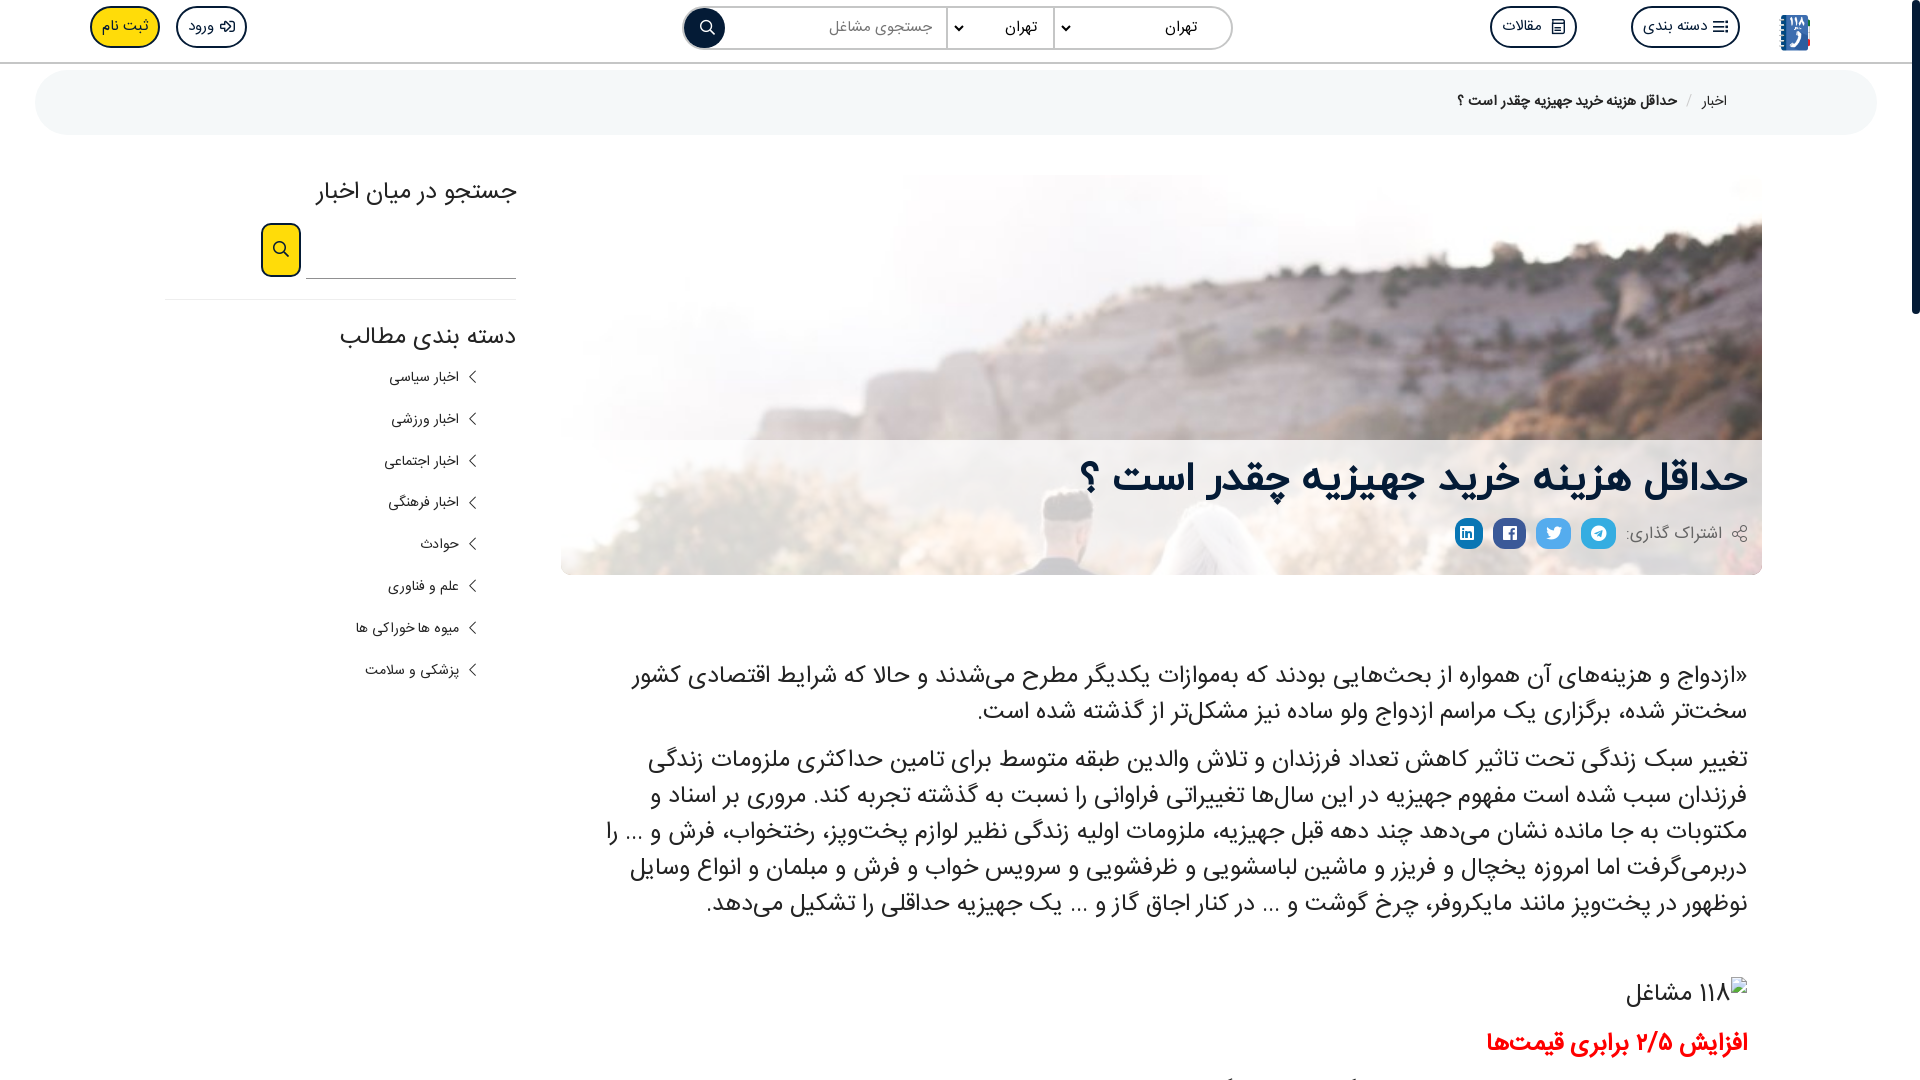  Describe the element at coordinates (1597, 532) in the screenshot. I see `'Share on Telegram'` at that location.